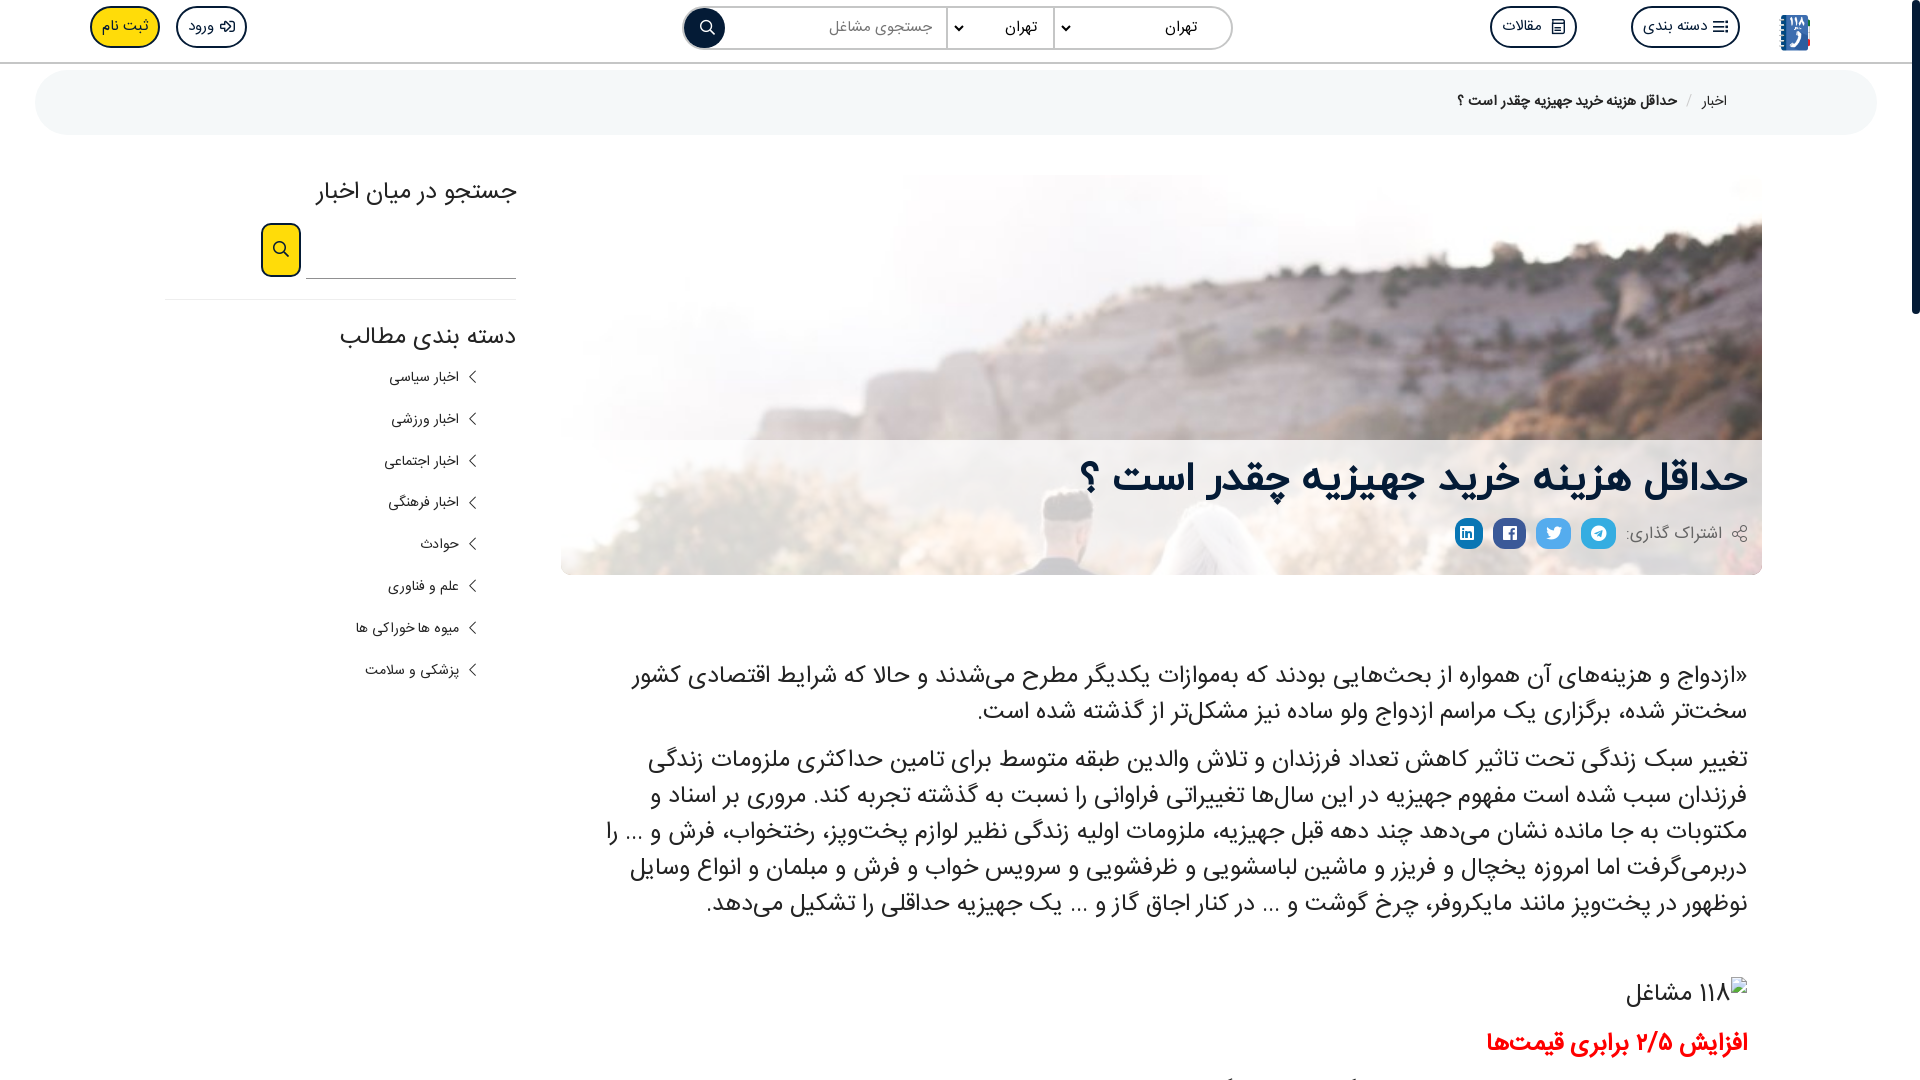  Describe the element at coordinates (1597, 532) in the screenshot. I see `'Share on Telegram'` at that location.